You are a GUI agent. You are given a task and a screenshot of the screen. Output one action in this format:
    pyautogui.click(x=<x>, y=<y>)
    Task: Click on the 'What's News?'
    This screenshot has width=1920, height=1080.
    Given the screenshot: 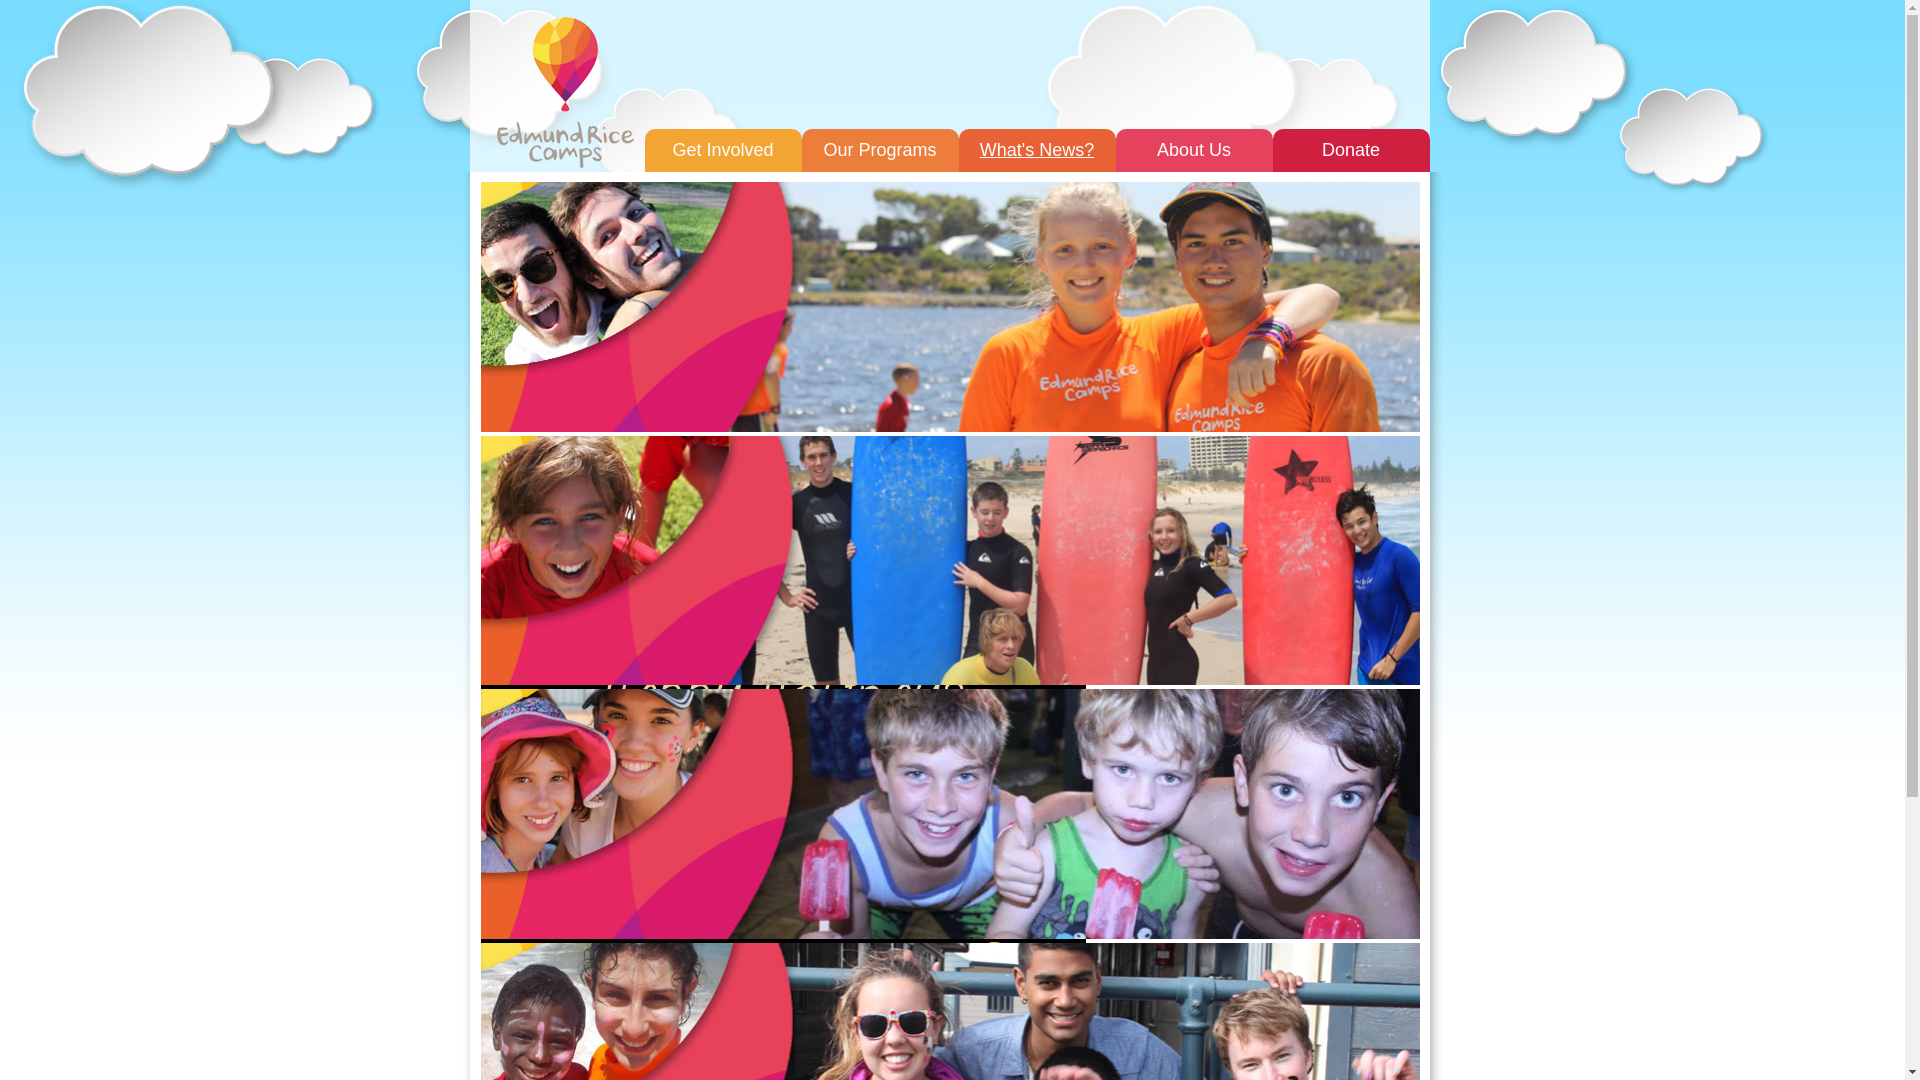 What is the action you would take?
    pyautogui.click(x=1036, y=149)
    